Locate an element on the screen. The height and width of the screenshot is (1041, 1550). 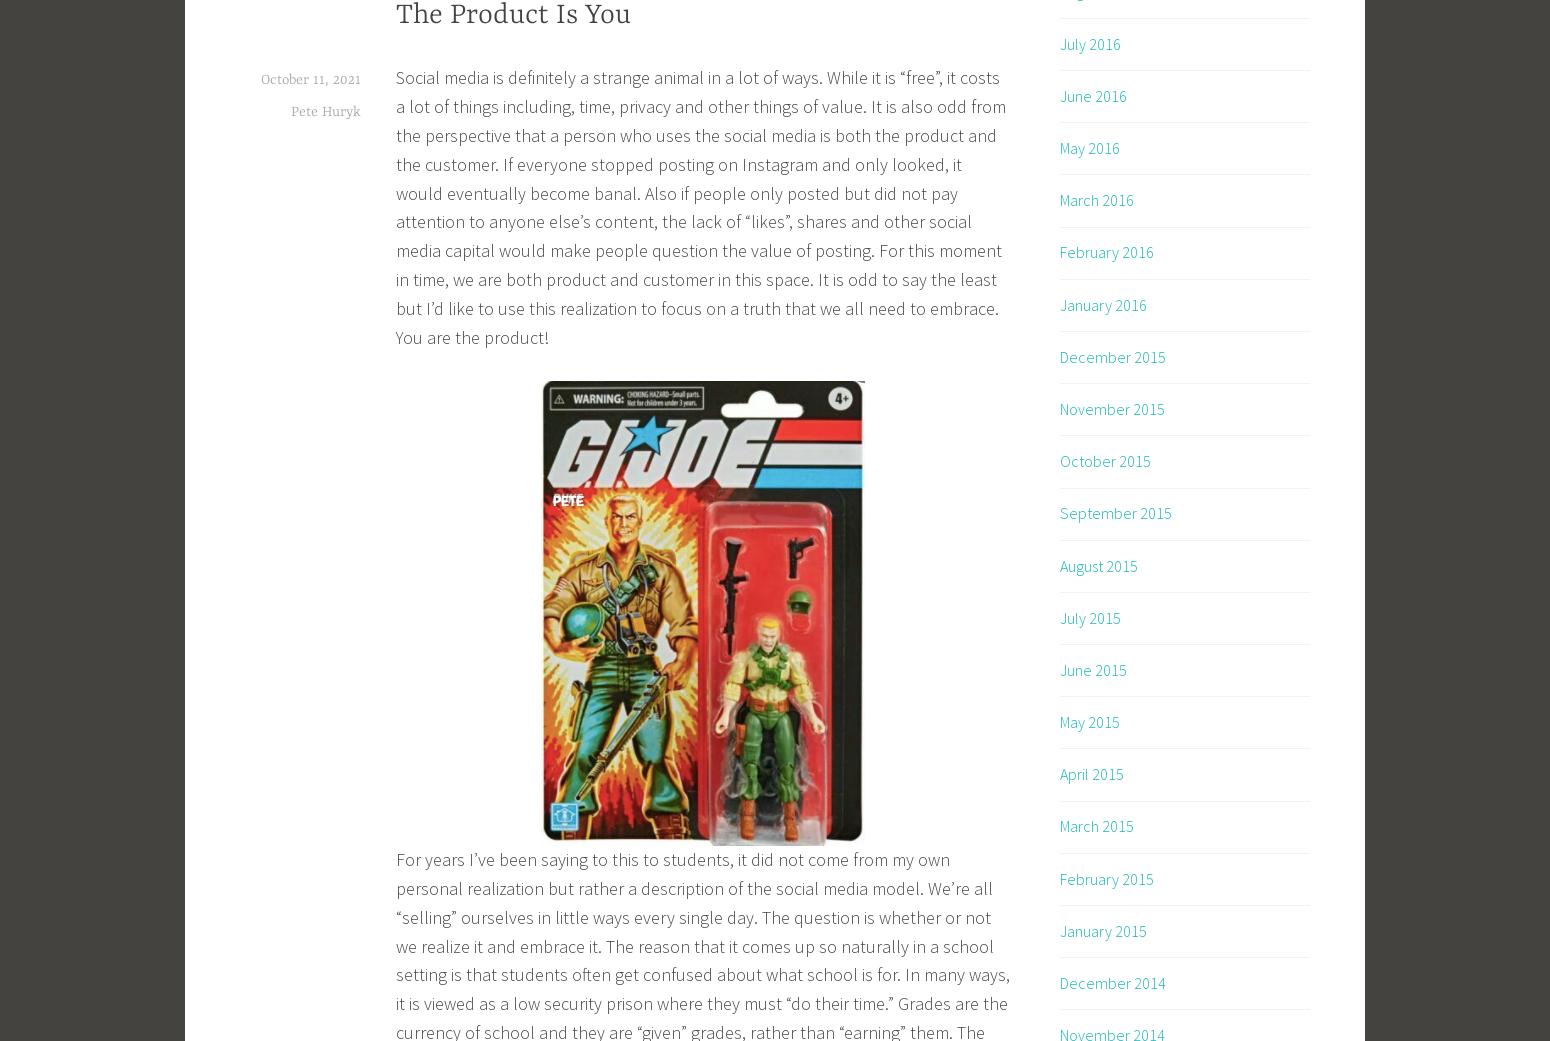
'October 11, 2021' is located at coordinates (310, 78).